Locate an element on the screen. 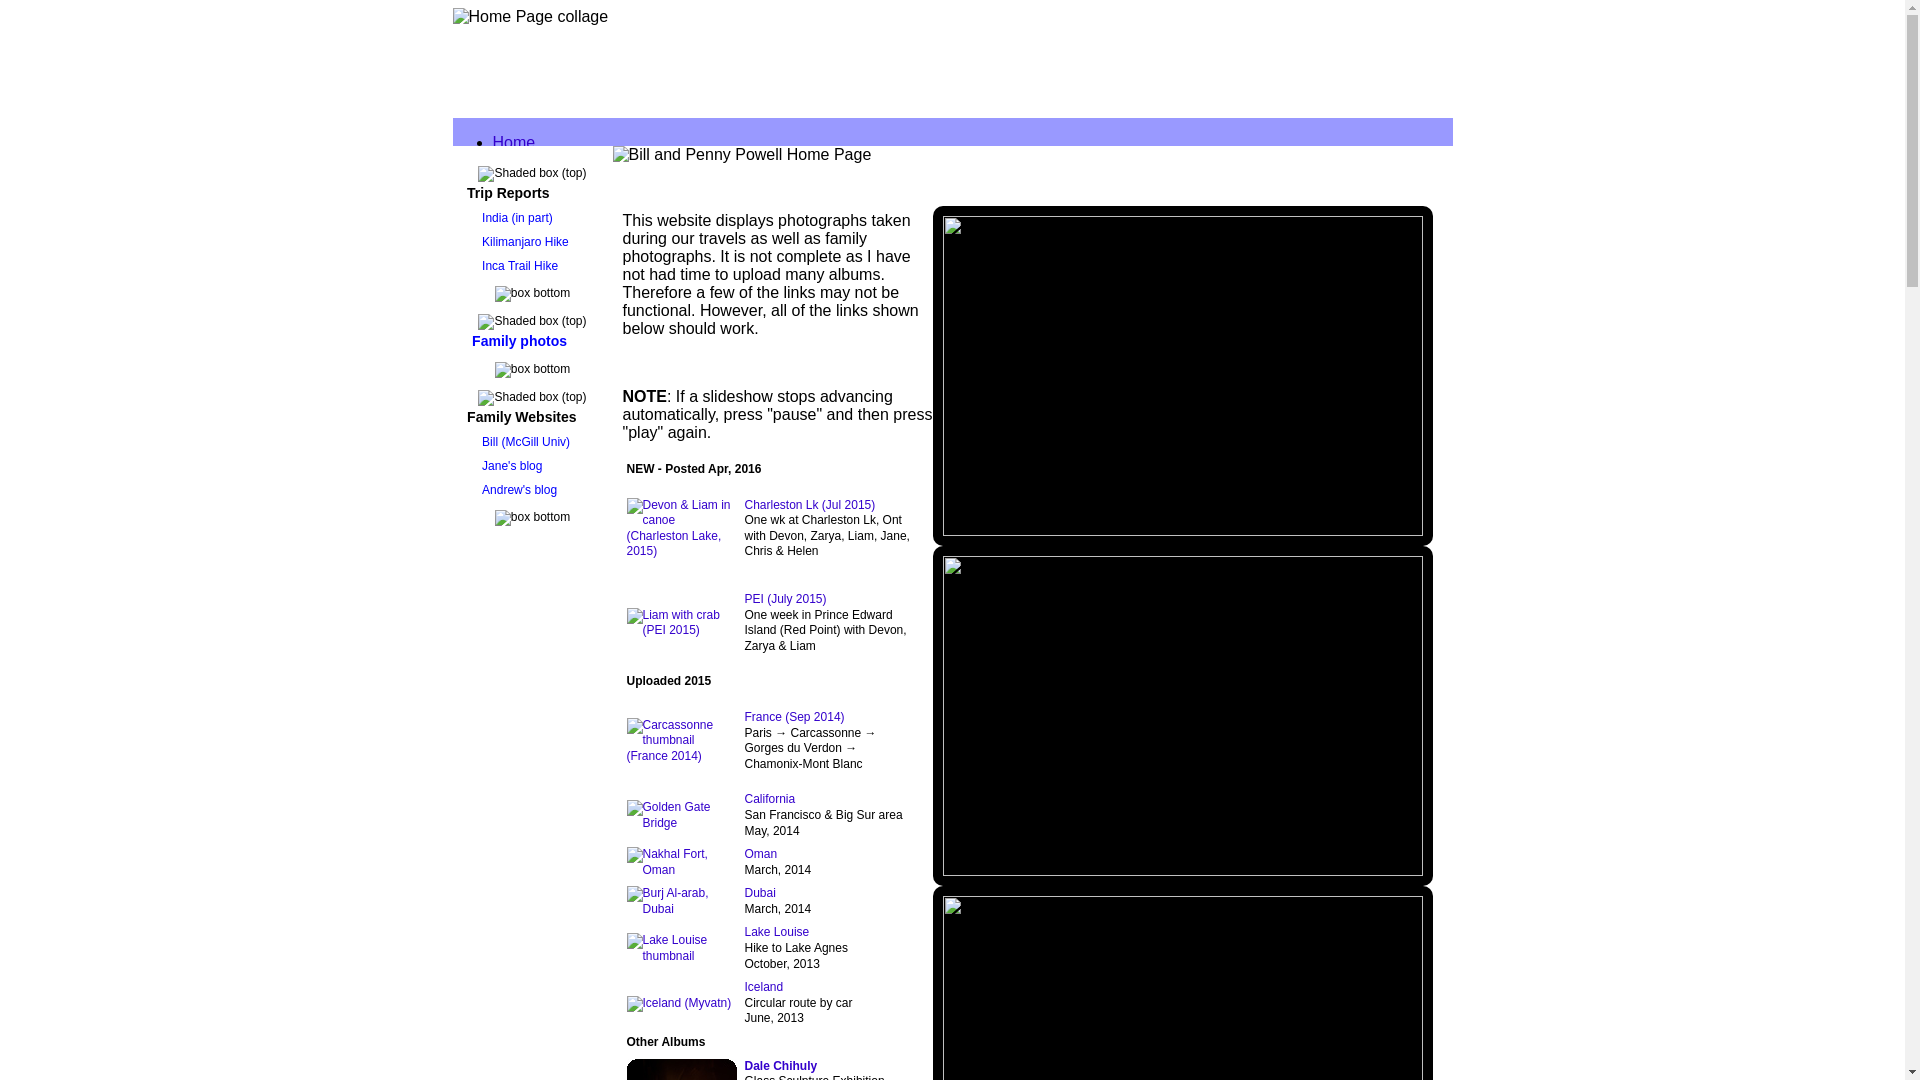 The image size is (1920, 1080). 'France (Sep 2014)' is located at coordinates (792, 716).